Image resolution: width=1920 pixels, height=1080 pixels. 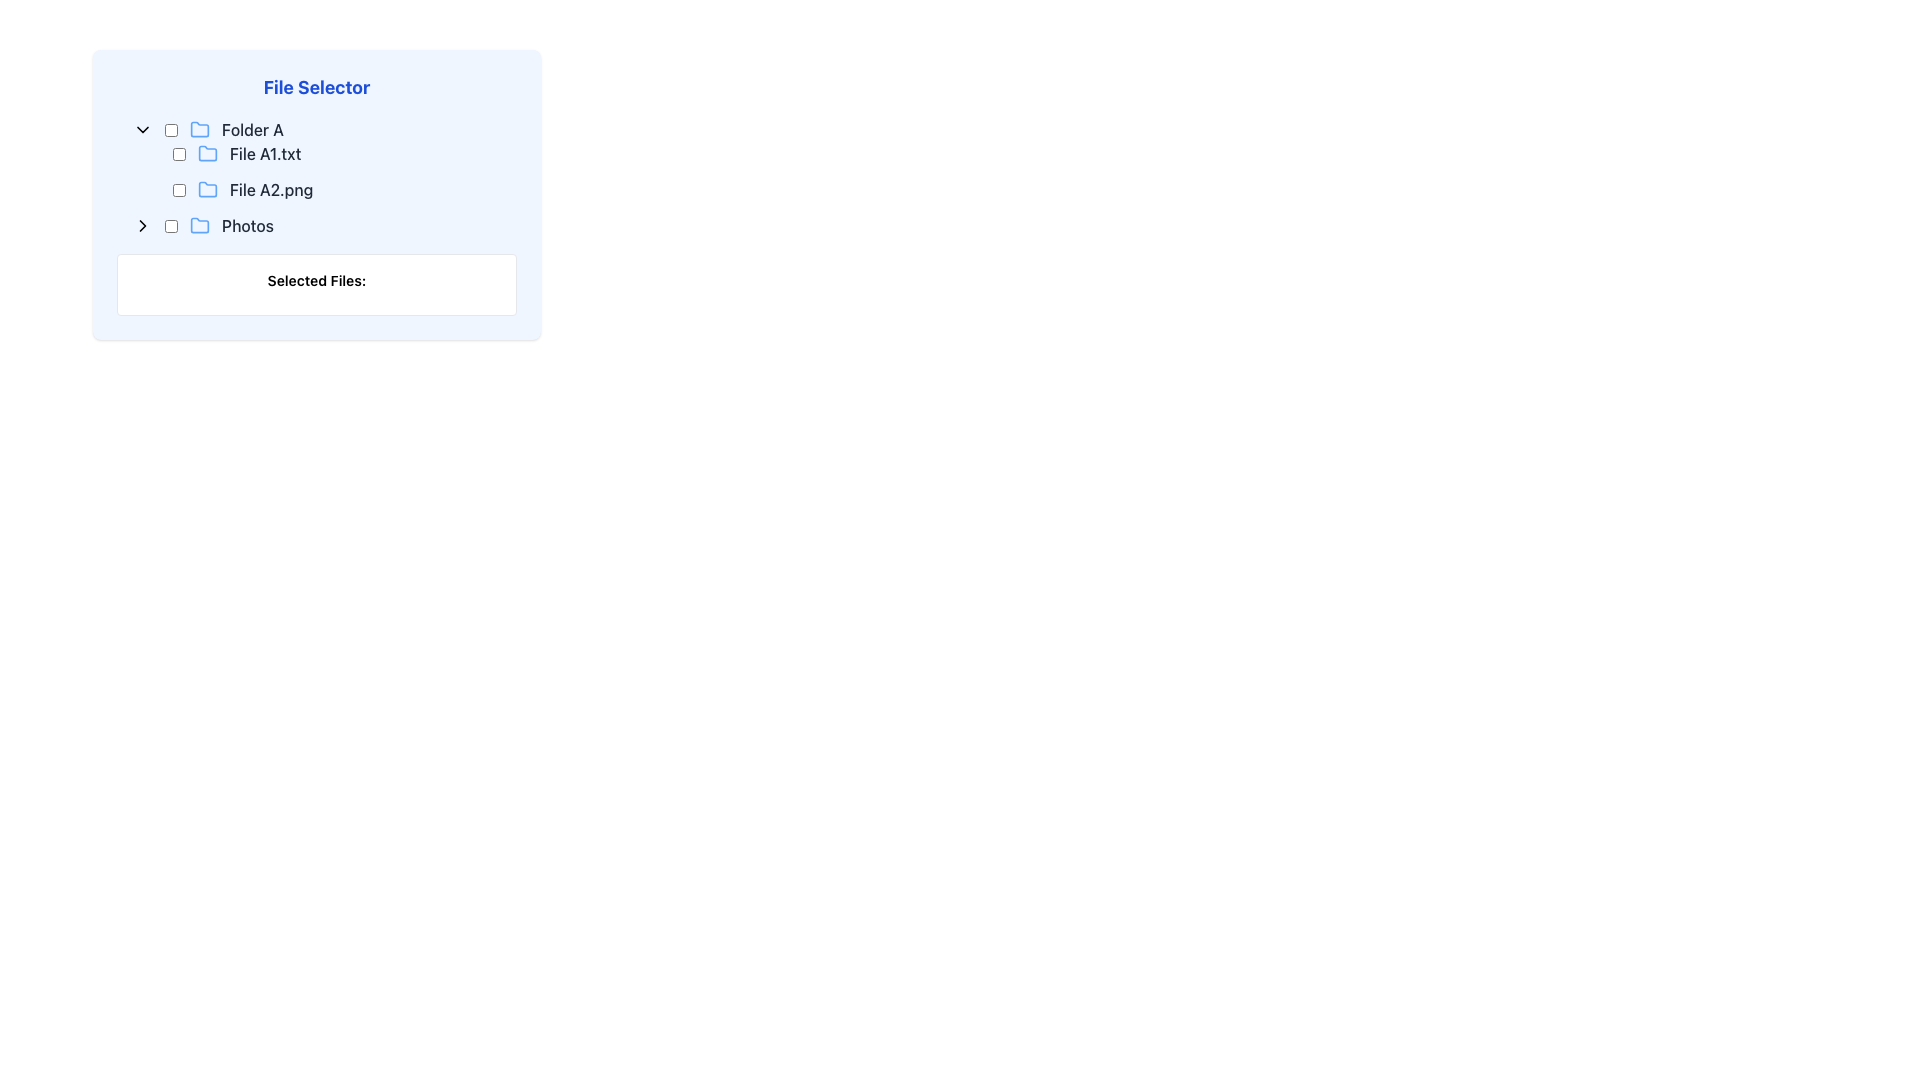 I want to click on the right-facing chevron icon next to the text 'Photos', so click(x=142, y=225).